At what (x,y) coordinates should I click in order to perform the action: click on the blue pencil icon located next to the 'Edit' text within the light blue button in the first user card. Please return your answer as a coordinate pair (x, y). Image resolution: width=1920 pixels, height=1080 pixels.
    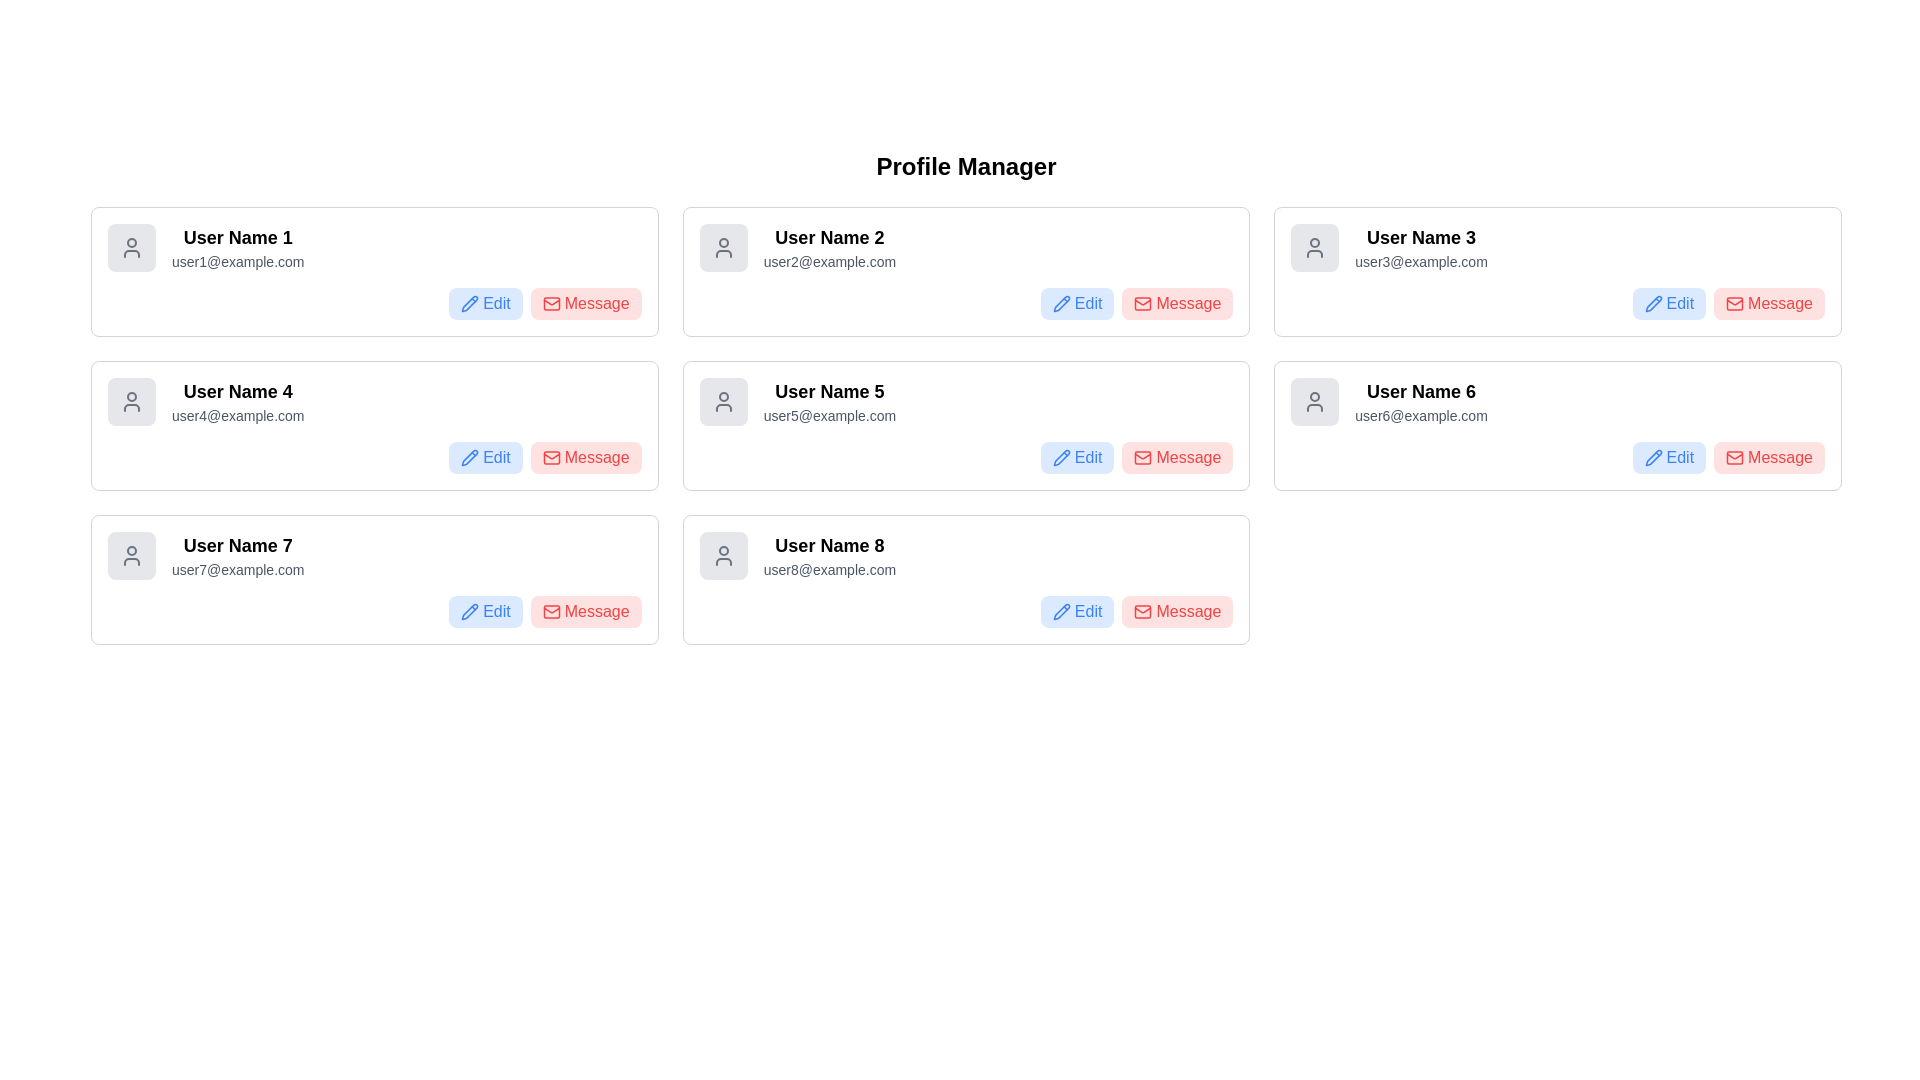
    Looking at the image, I should click on (469, 304).